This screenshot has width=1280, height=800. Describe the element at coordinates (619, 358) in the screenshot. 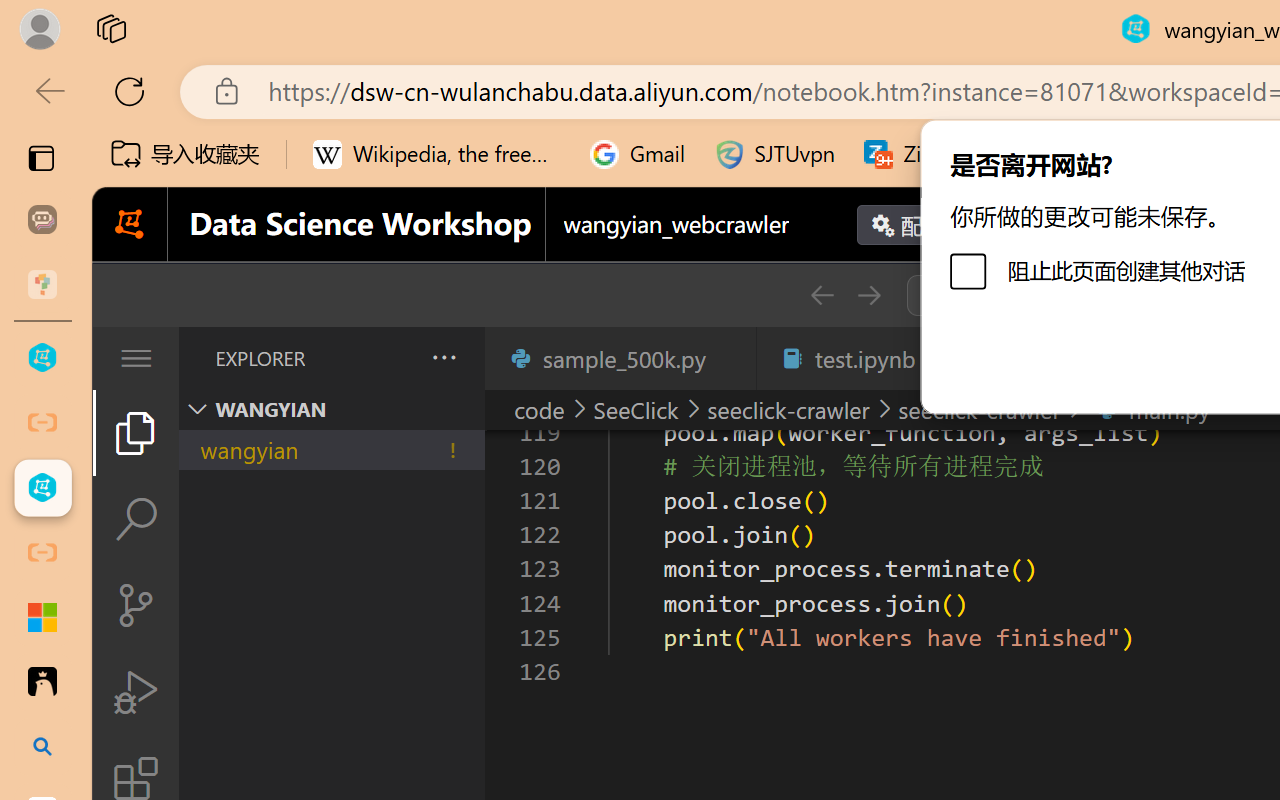

I see `'sample_500k.py'` at that location.